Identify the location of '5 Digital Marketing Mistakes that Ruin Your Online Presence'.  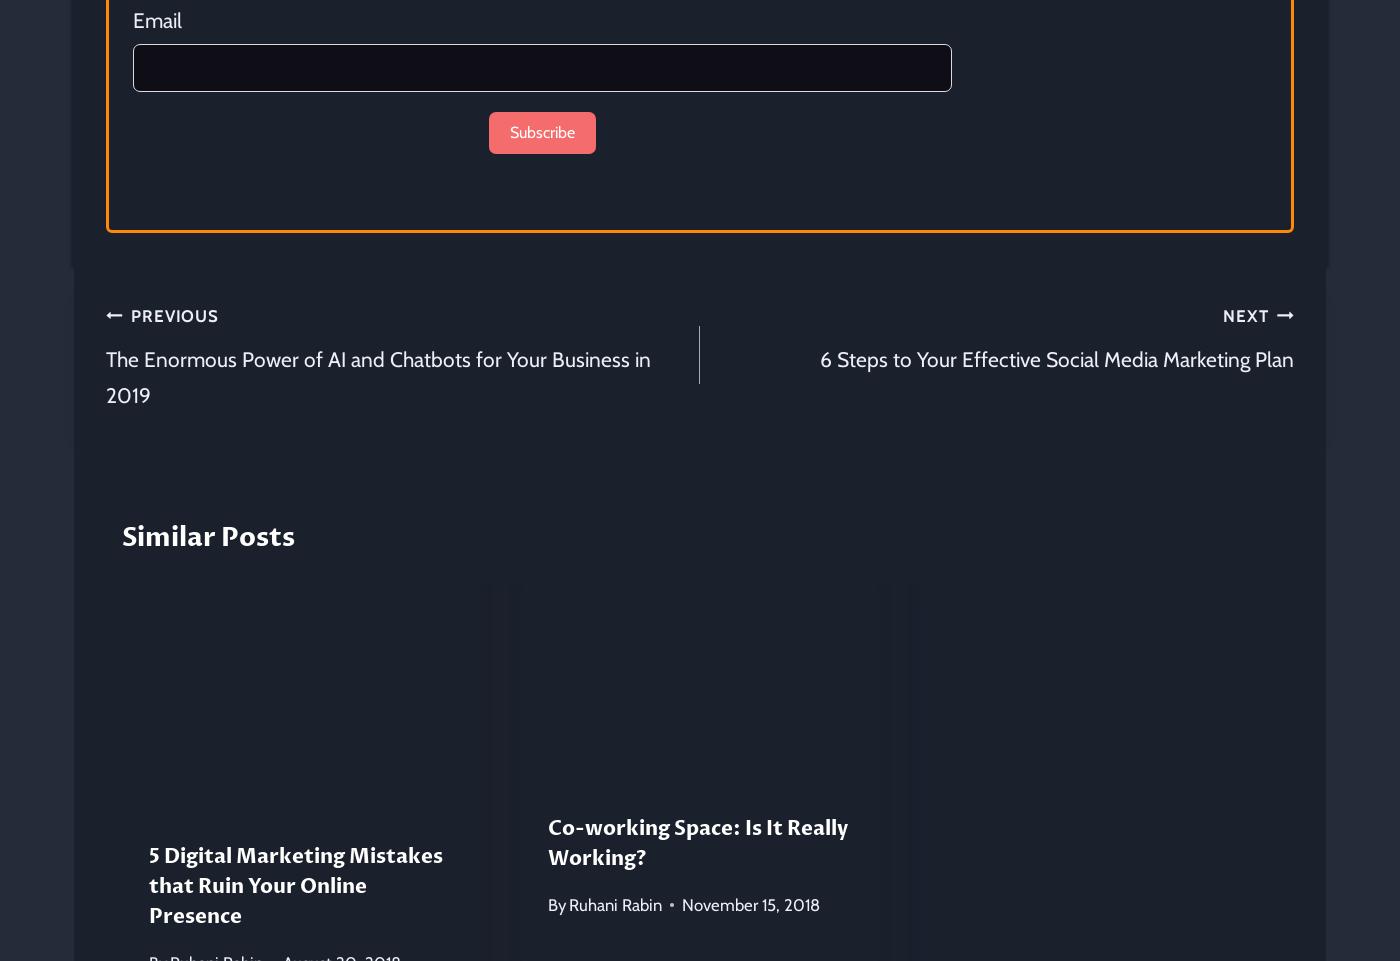
(295, 884).